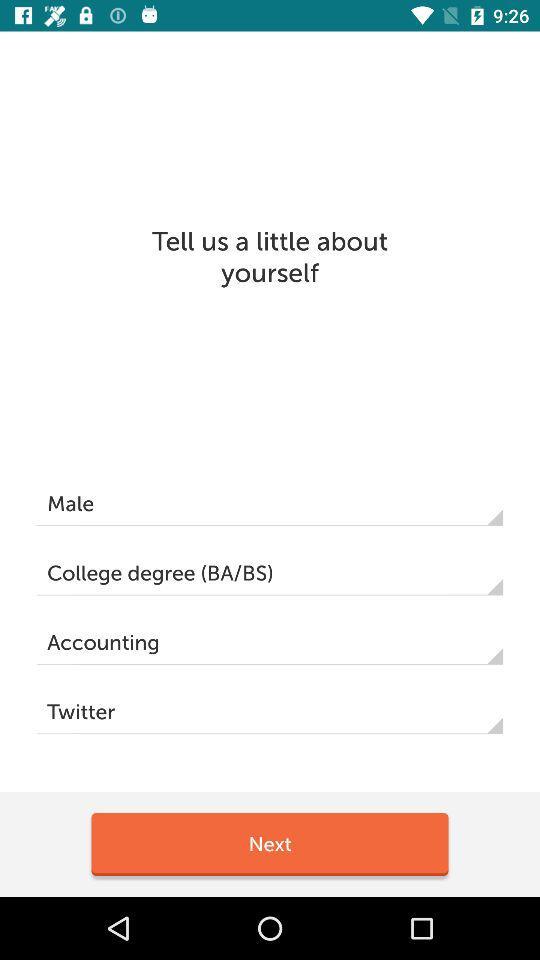 This screenshot has height=960, width=540. What do you see at coordinates (270, 843) in the screenshot?
I see `the item below the twitter` at bounding box center [270, 843].